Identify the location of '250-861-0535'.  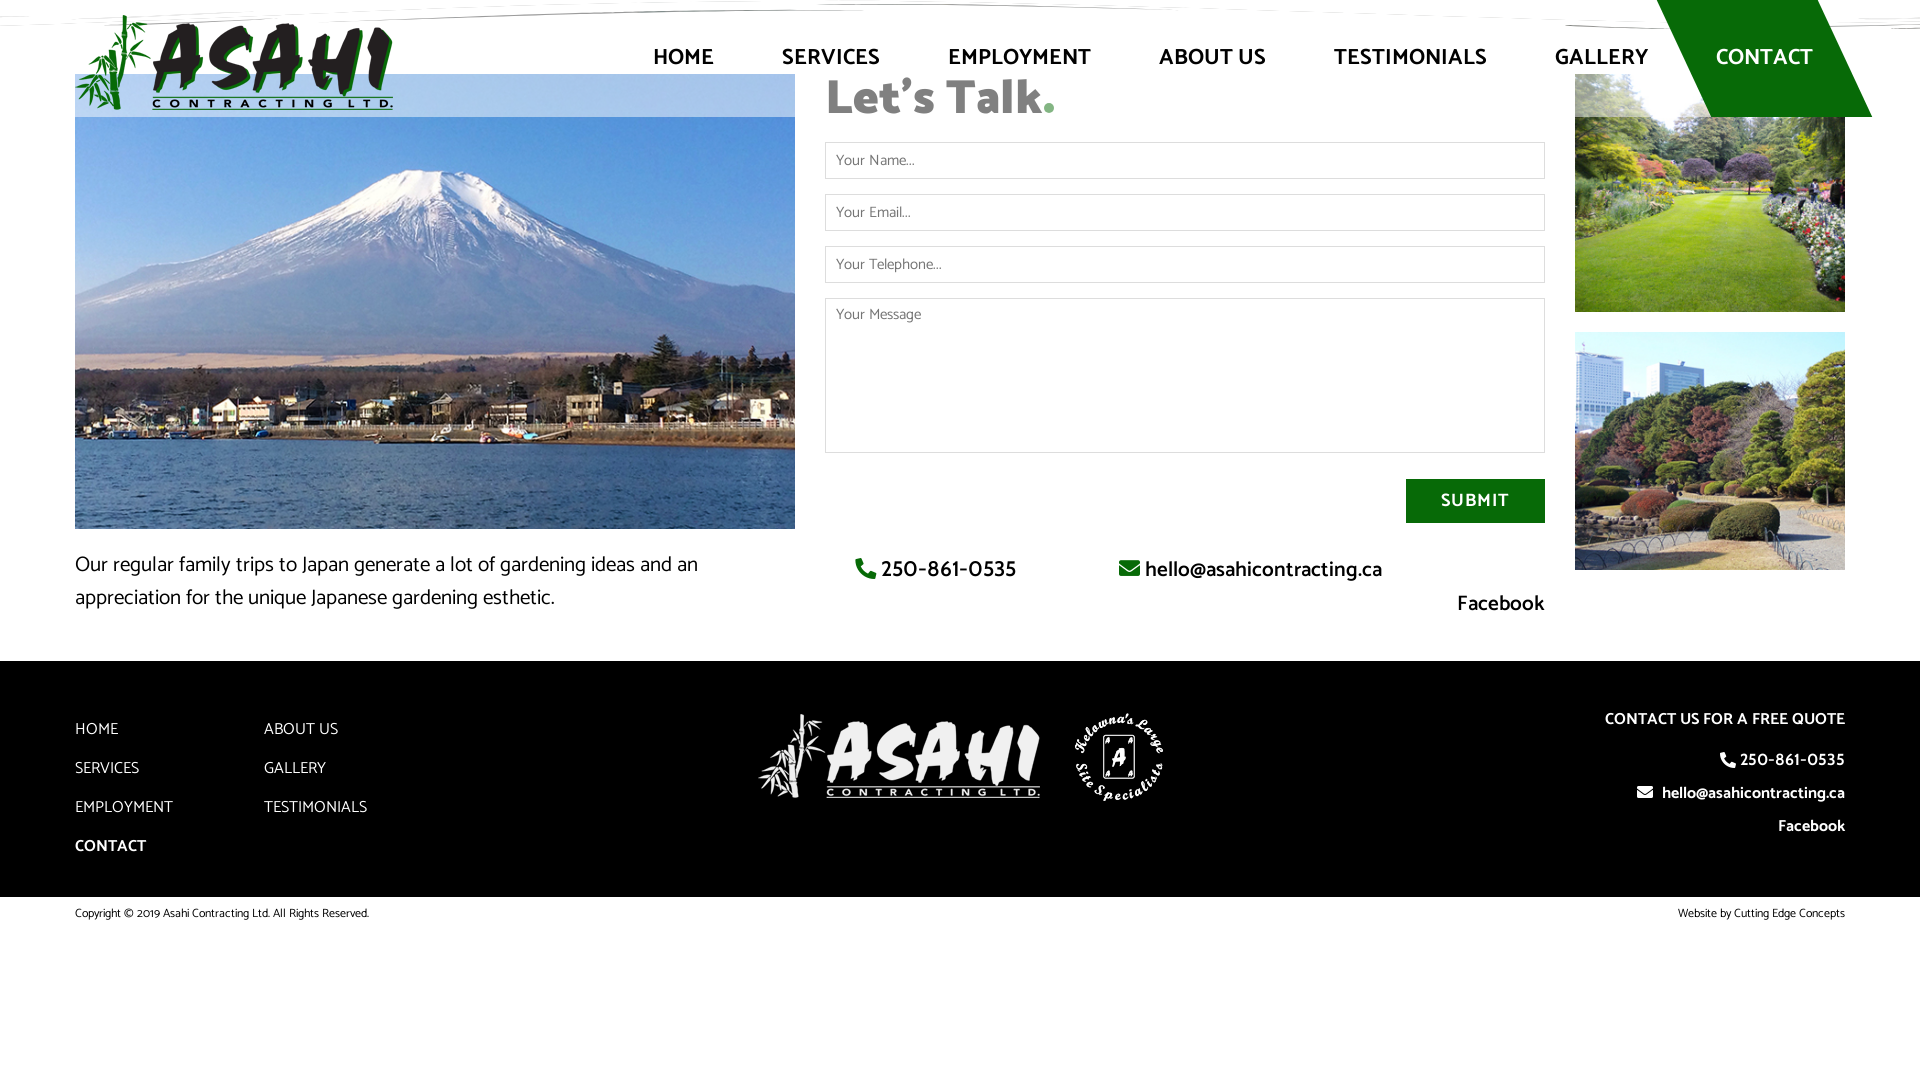
(880, 568).